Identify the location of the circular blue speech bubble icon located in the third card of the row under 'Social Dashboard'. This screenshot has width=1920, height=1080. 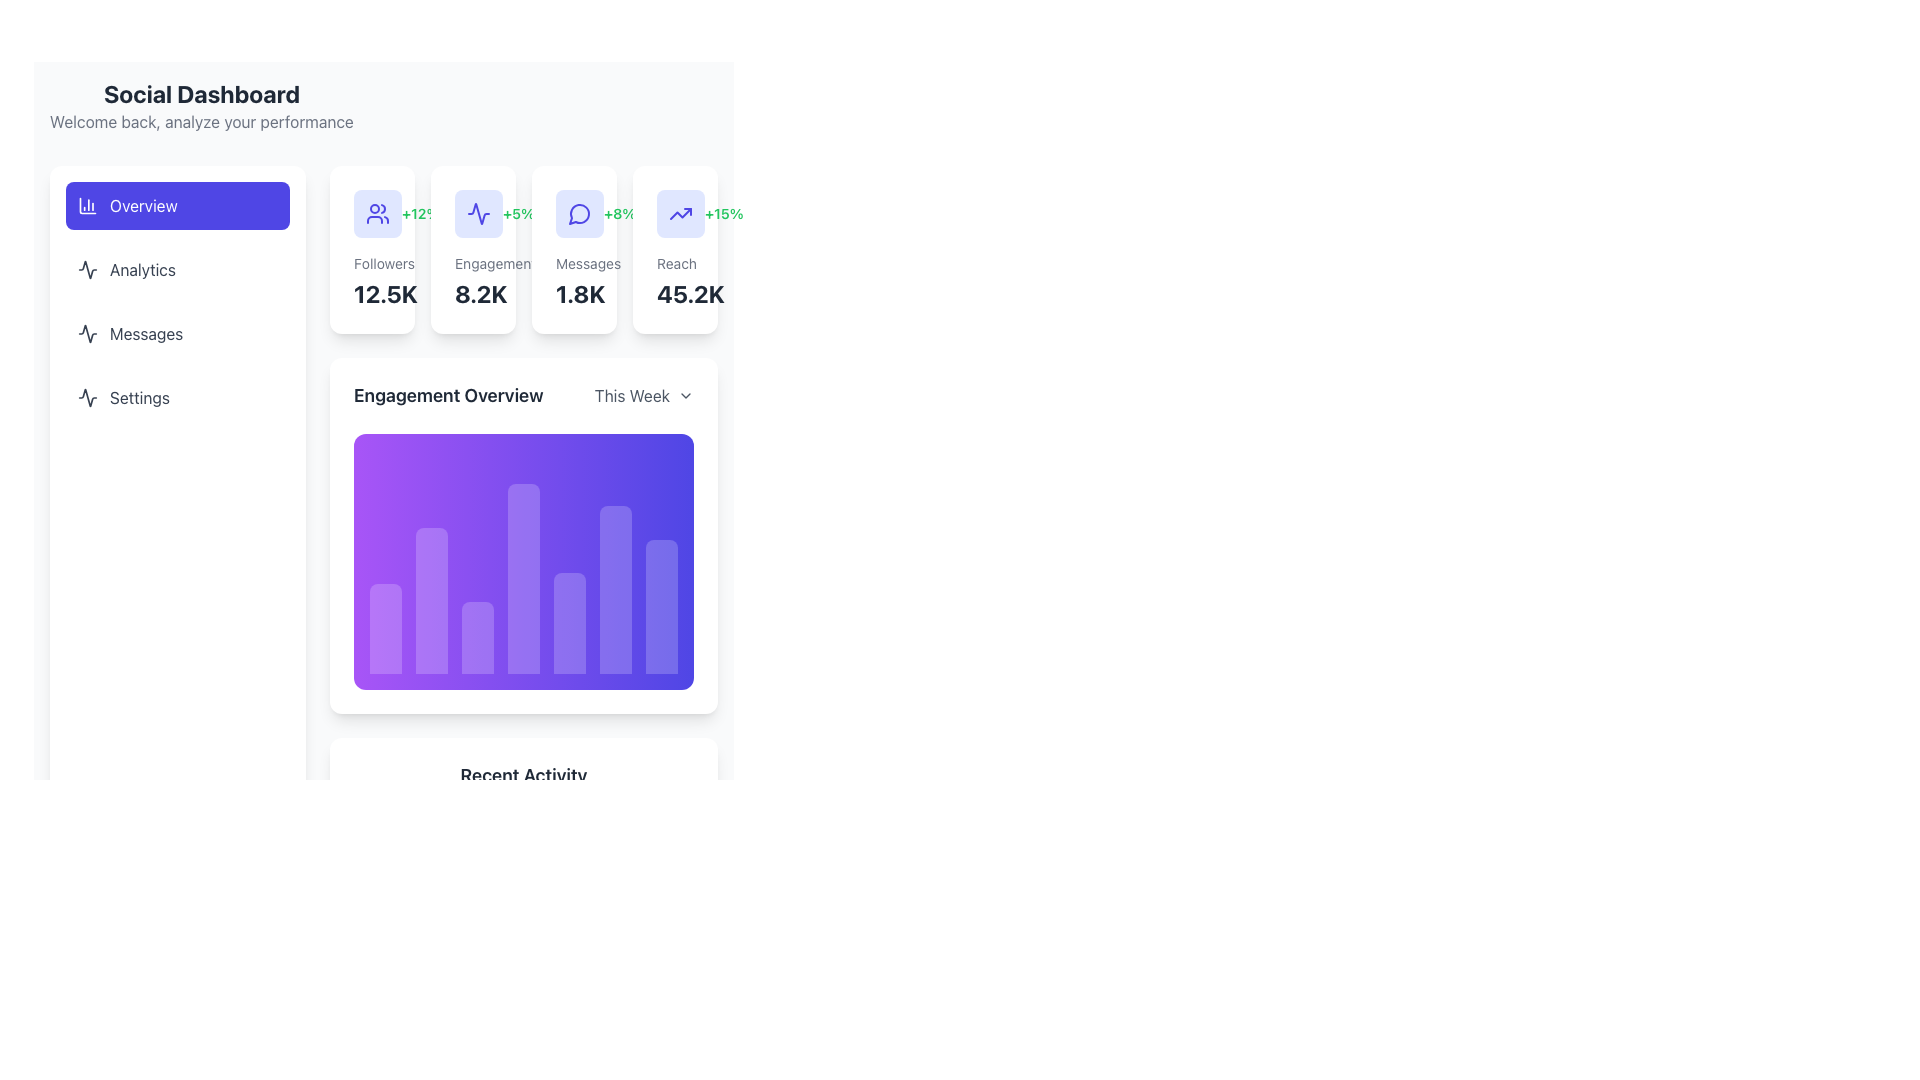
(579, 213).